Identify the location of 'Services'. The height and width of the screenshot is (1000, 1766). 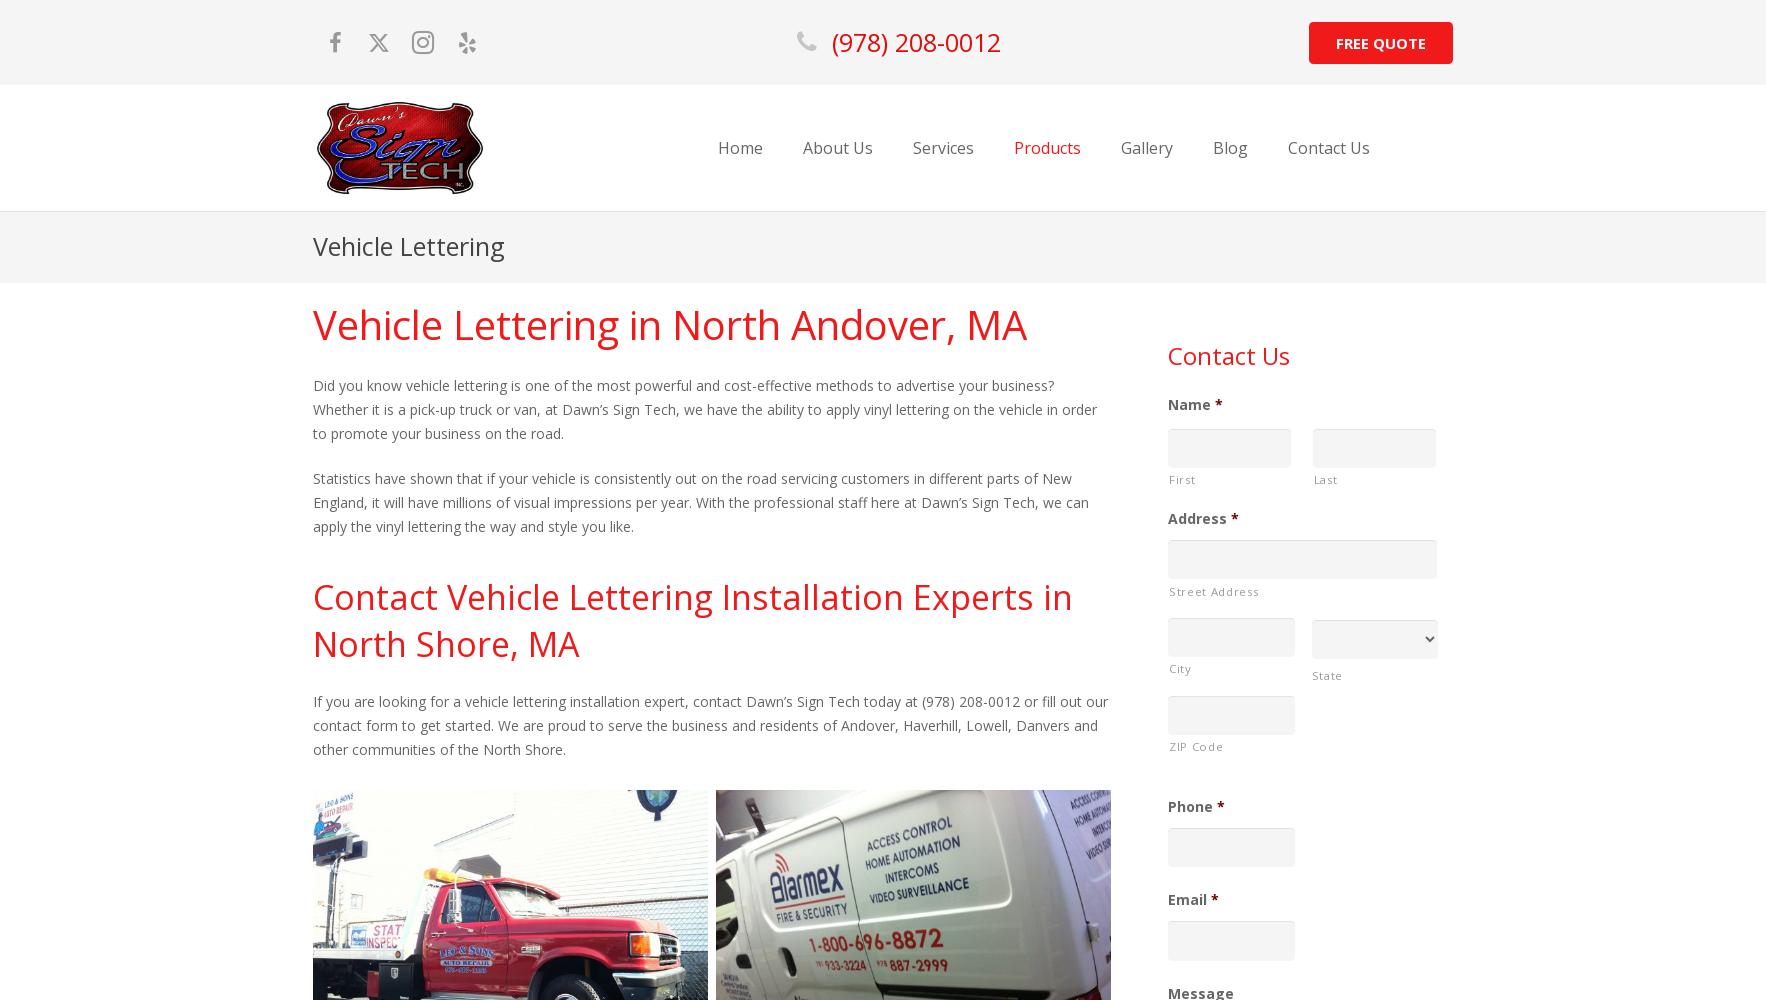
(941, 148).